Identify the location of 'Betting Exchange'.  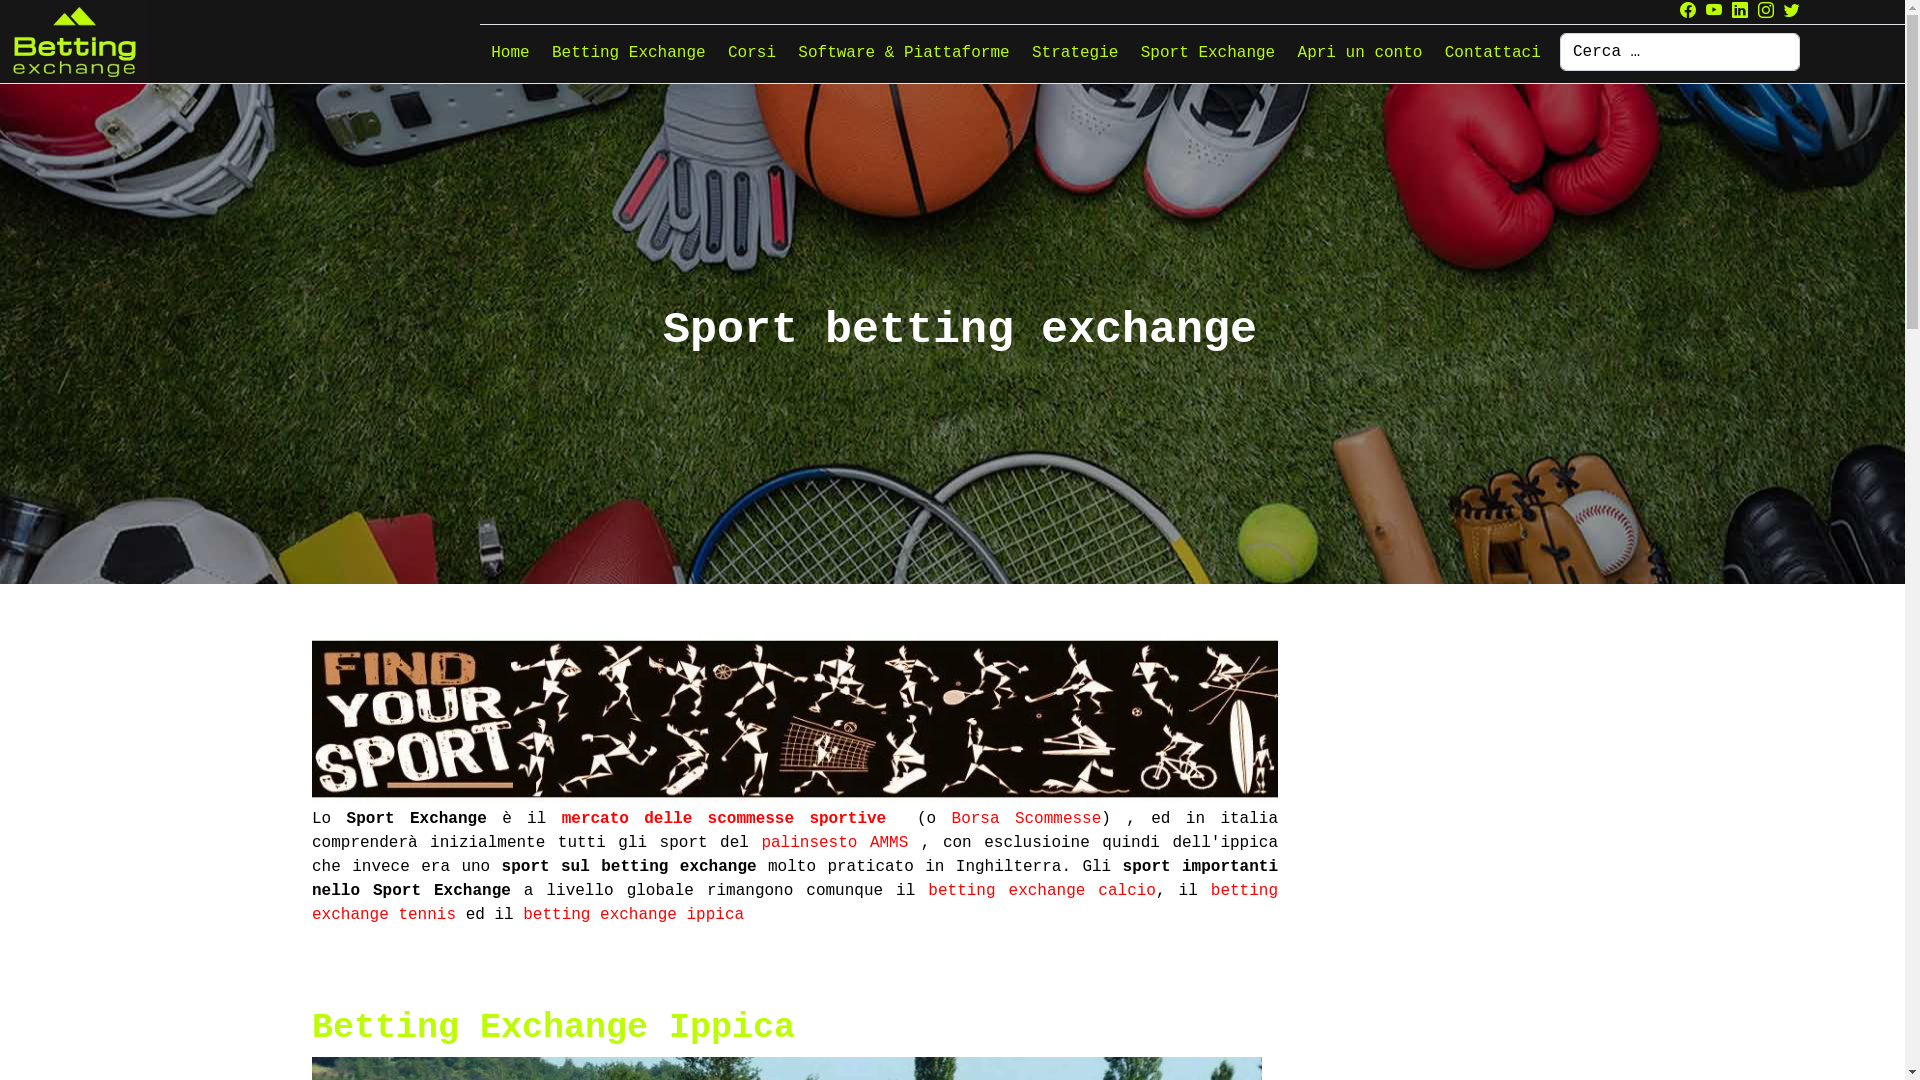
(627, 52).